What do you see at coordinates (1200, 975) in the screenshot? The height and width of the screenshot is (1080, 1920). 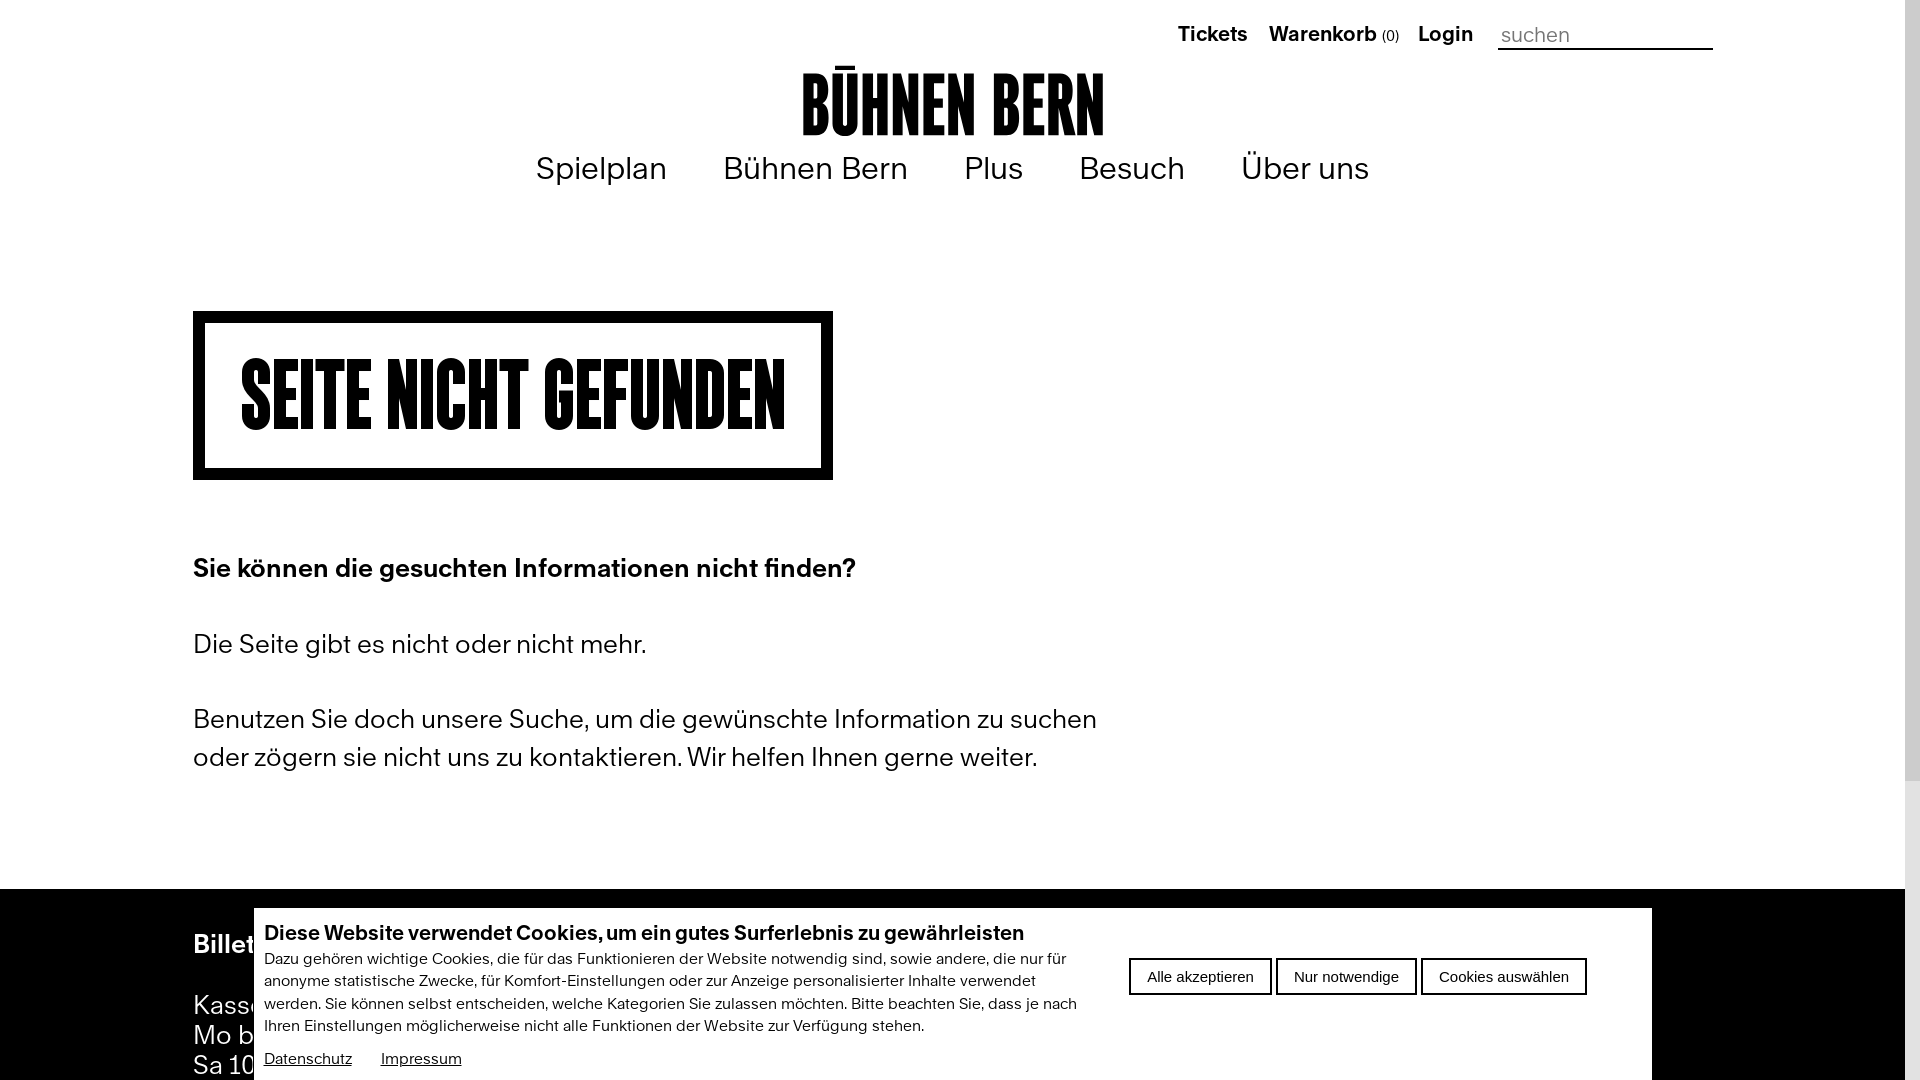 I see `'Alle akzeptieren'` at bounding box center [1200, 975].